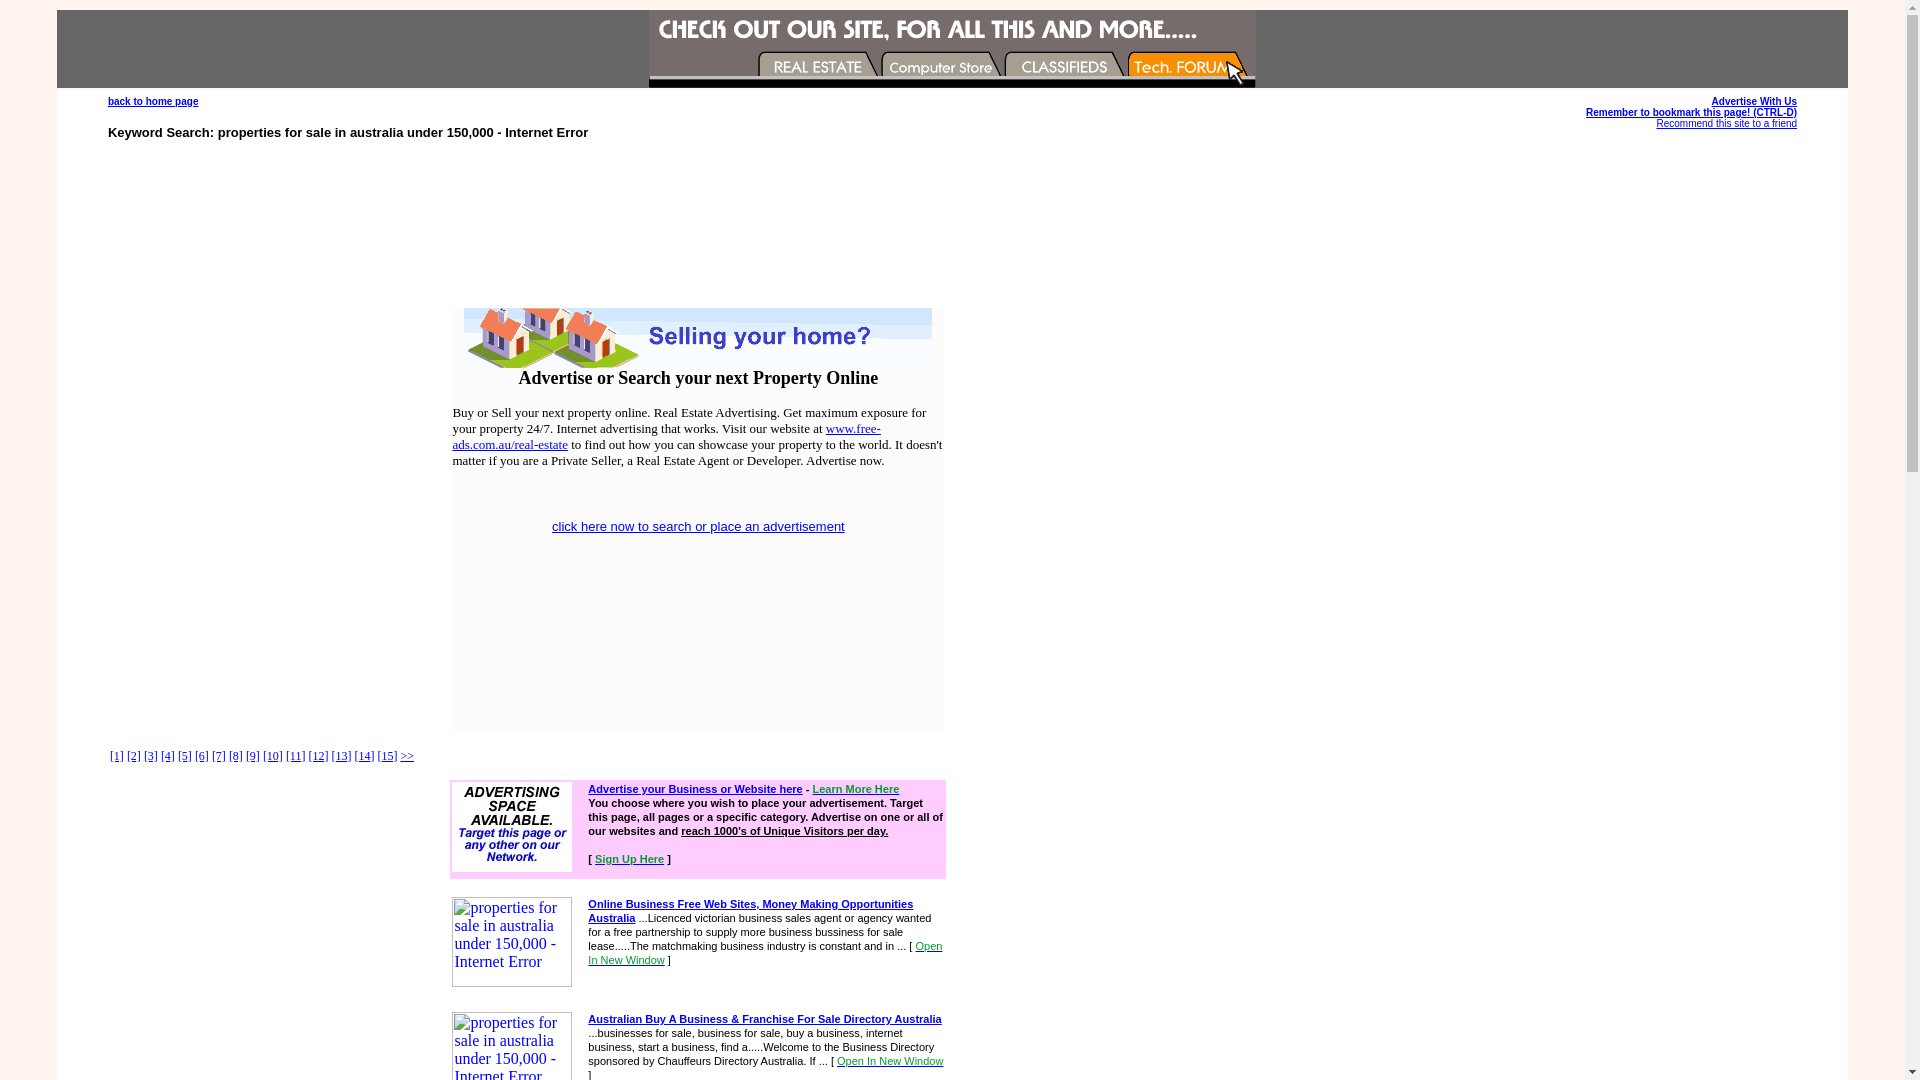  Describe the element at coordinates (195, 756) in the screenshot. I see `'[6]'` at that location.